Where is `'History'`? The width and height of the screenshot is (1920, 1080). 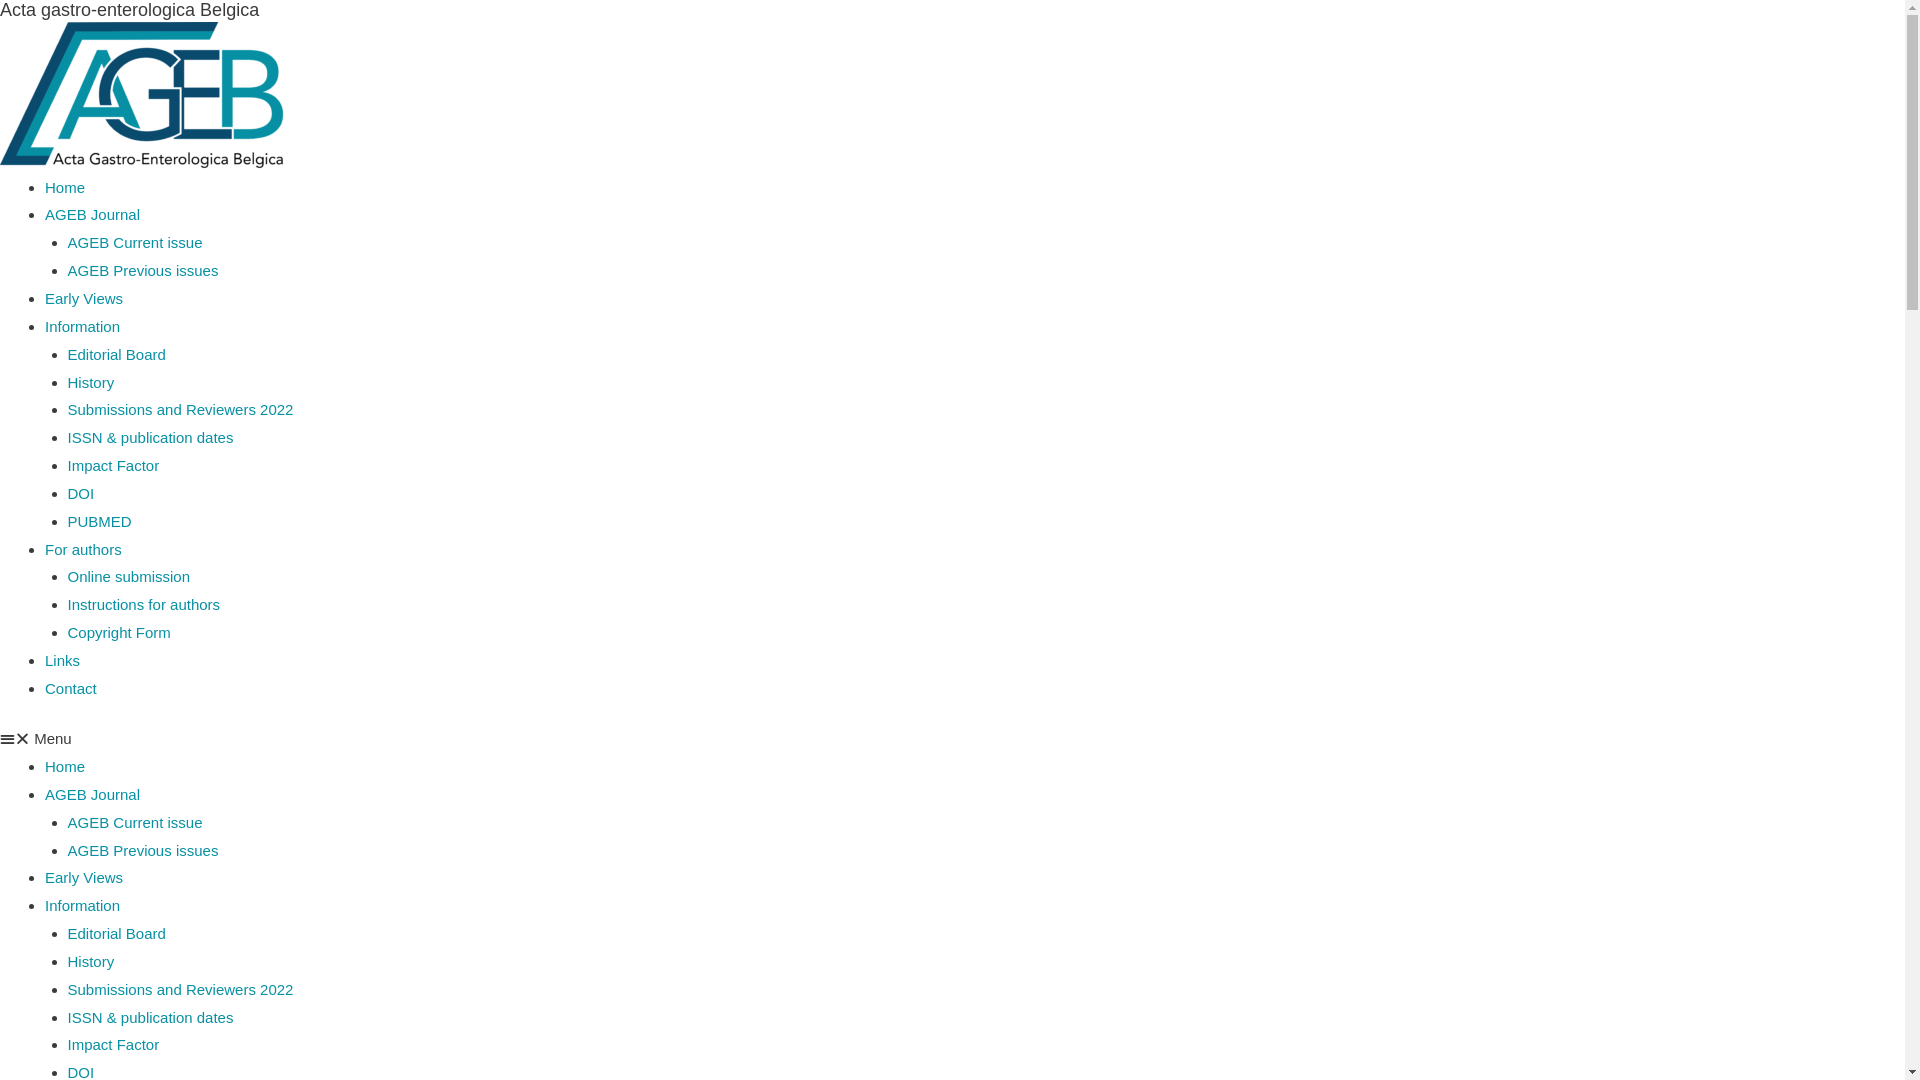 'History' is located at coordinates (90, 960).